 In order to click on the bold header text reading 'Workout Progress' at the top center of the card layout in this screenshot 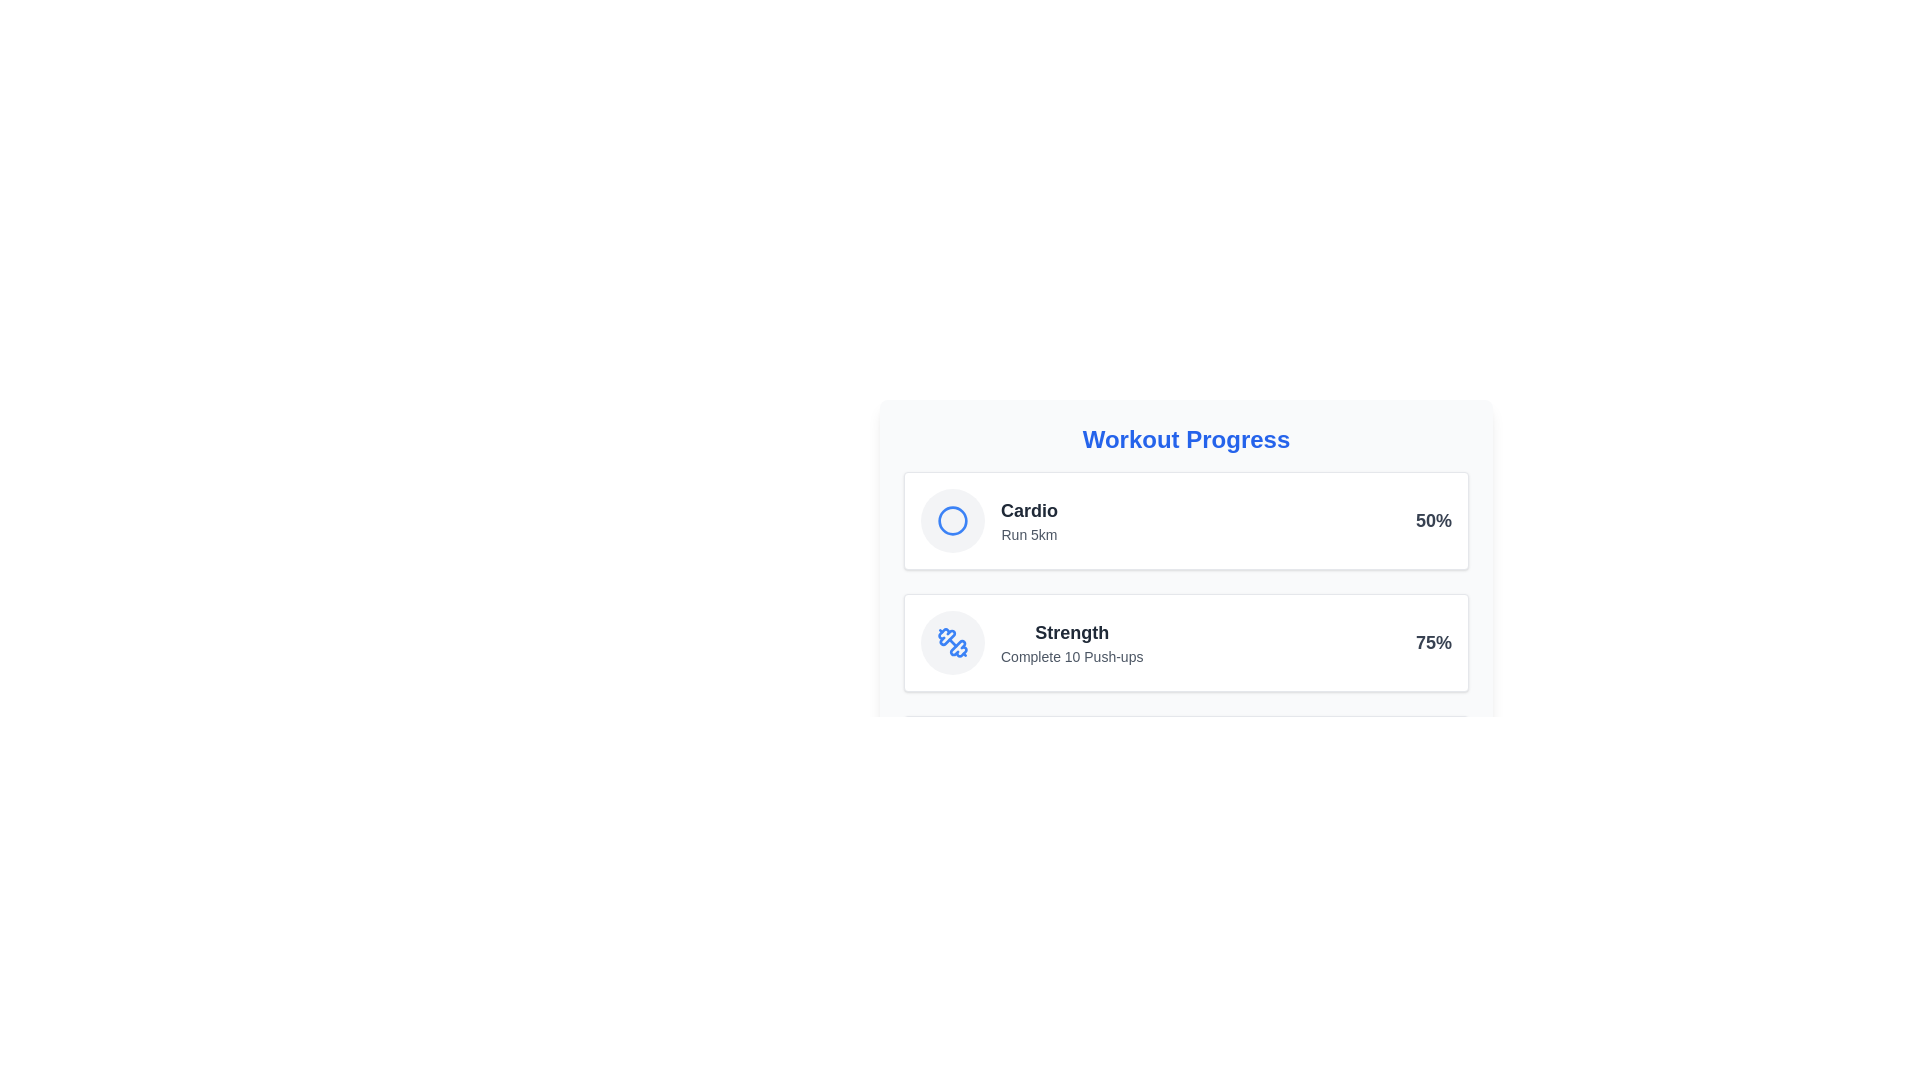, I will do `click(1186, 438)`.